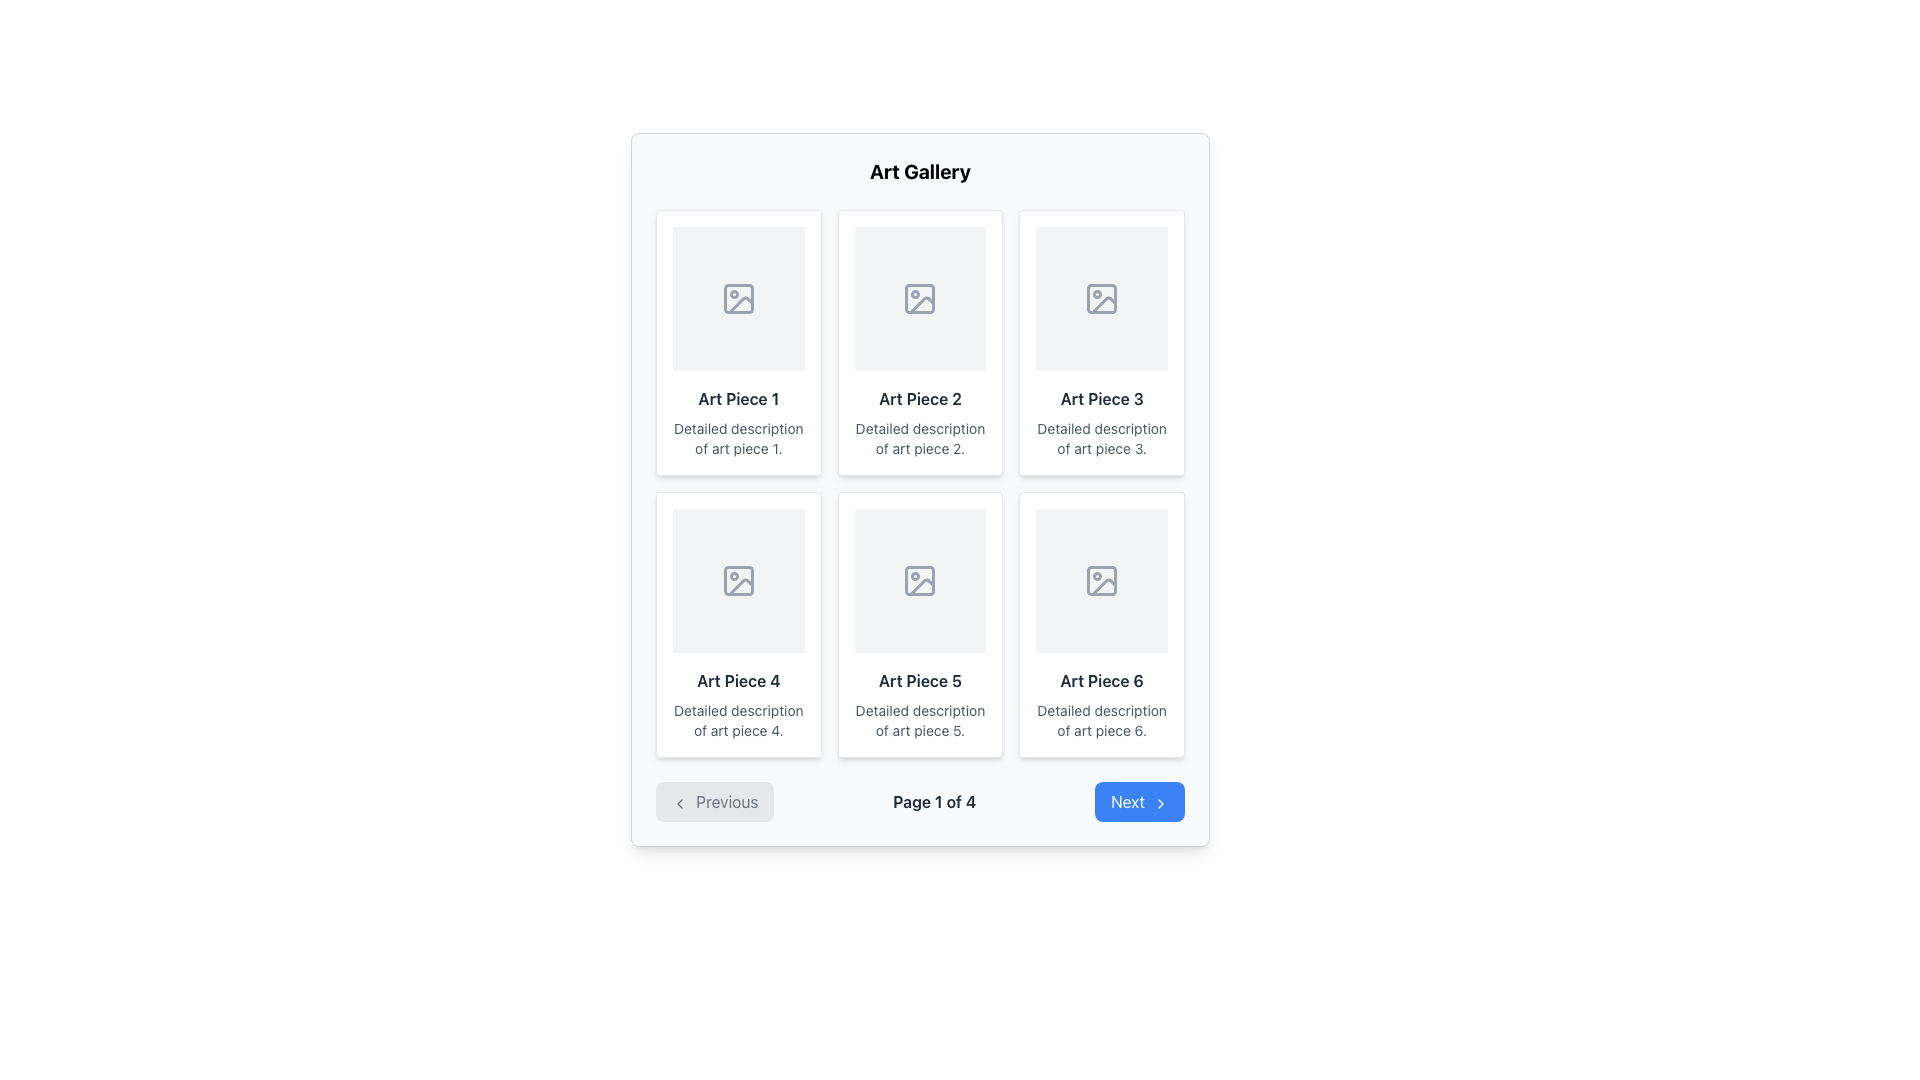  Describe the element at coordinates (737, 581) in the screenshot. I see `the decorative rectangle with rounded corners that is part of the icon in the fourth tile of the 2x3 grid layout on the 'Art Gallery' page` at that location.